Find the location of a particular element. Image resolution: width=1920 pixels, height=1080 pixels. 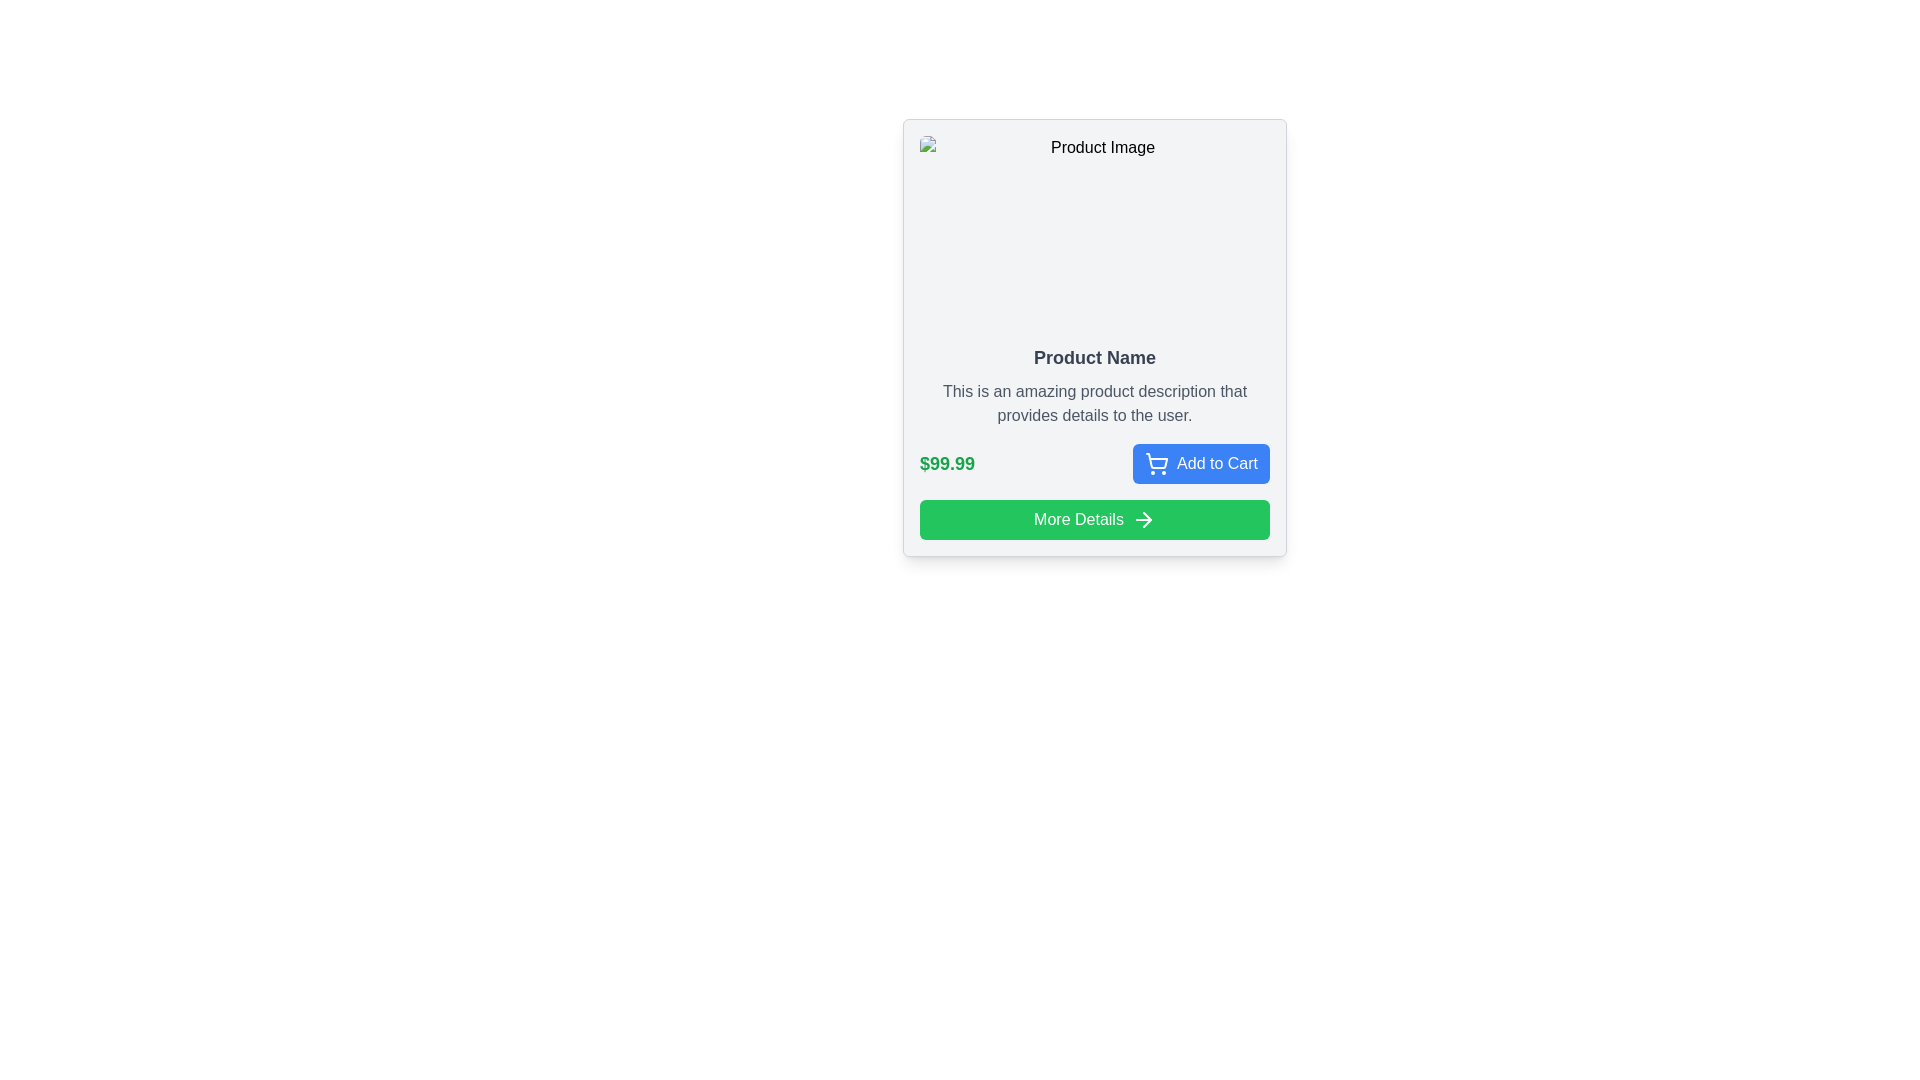

the icon representing the action of adding an item to the shopping cart, located on the right-hand side of the blue 'Add to Cart' button is located at coordinates (1156, 463).